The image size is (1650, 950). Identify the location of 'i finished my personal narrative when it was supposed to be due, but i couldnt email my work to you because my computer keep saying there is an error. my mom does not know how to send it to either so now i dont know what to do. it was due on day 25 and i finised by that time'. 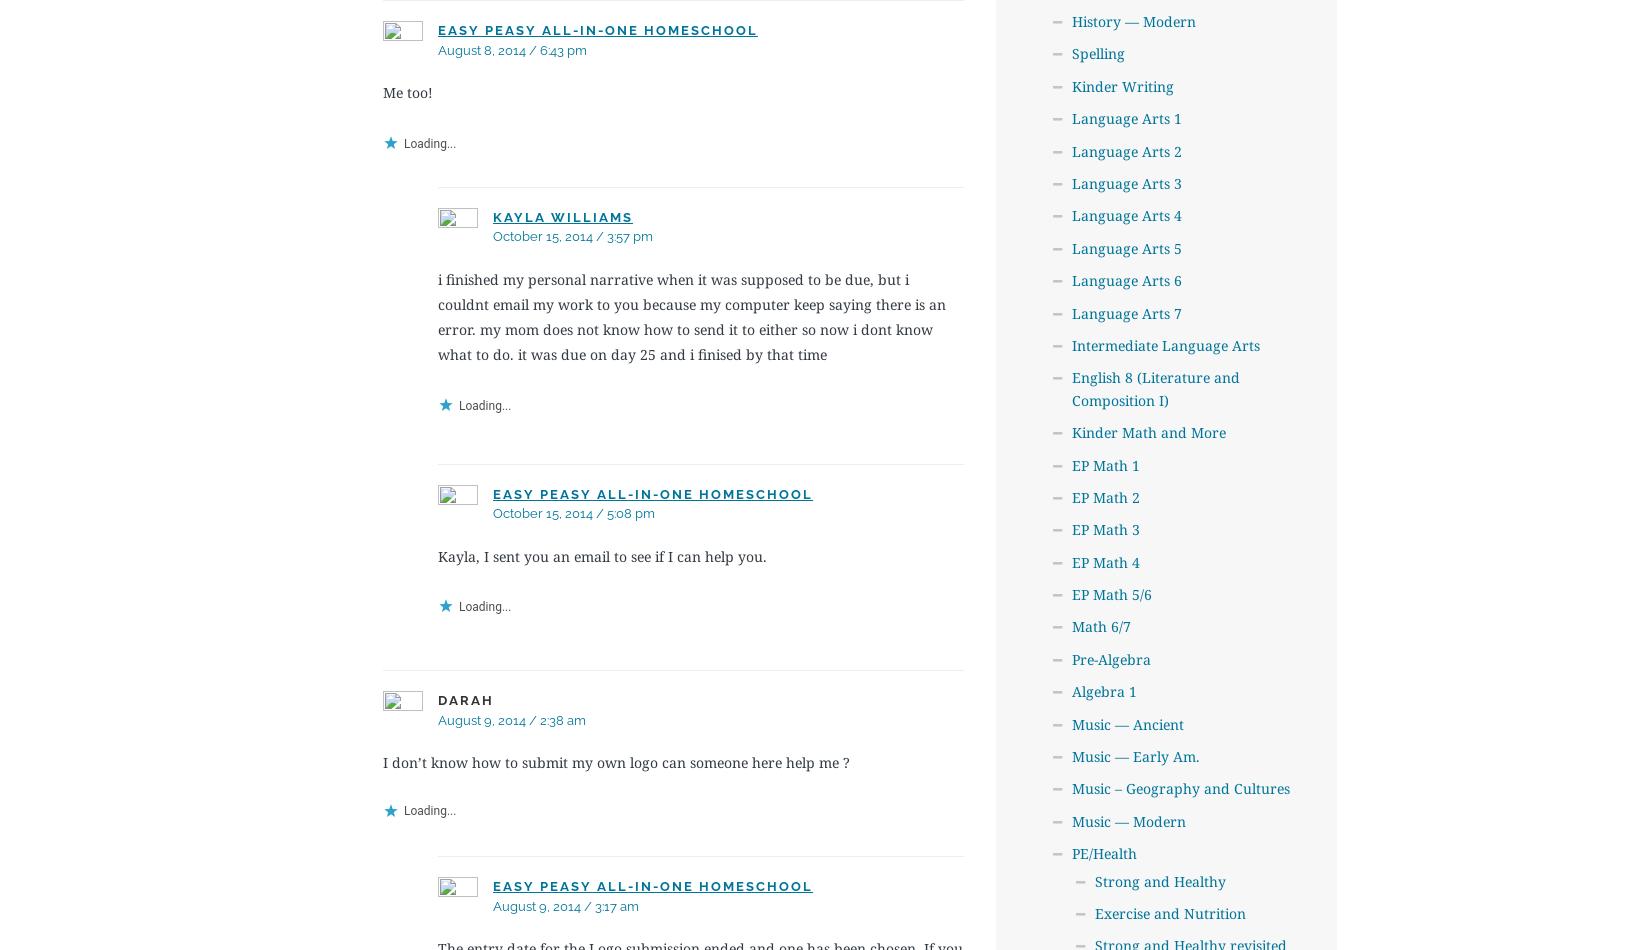
(691, 315).